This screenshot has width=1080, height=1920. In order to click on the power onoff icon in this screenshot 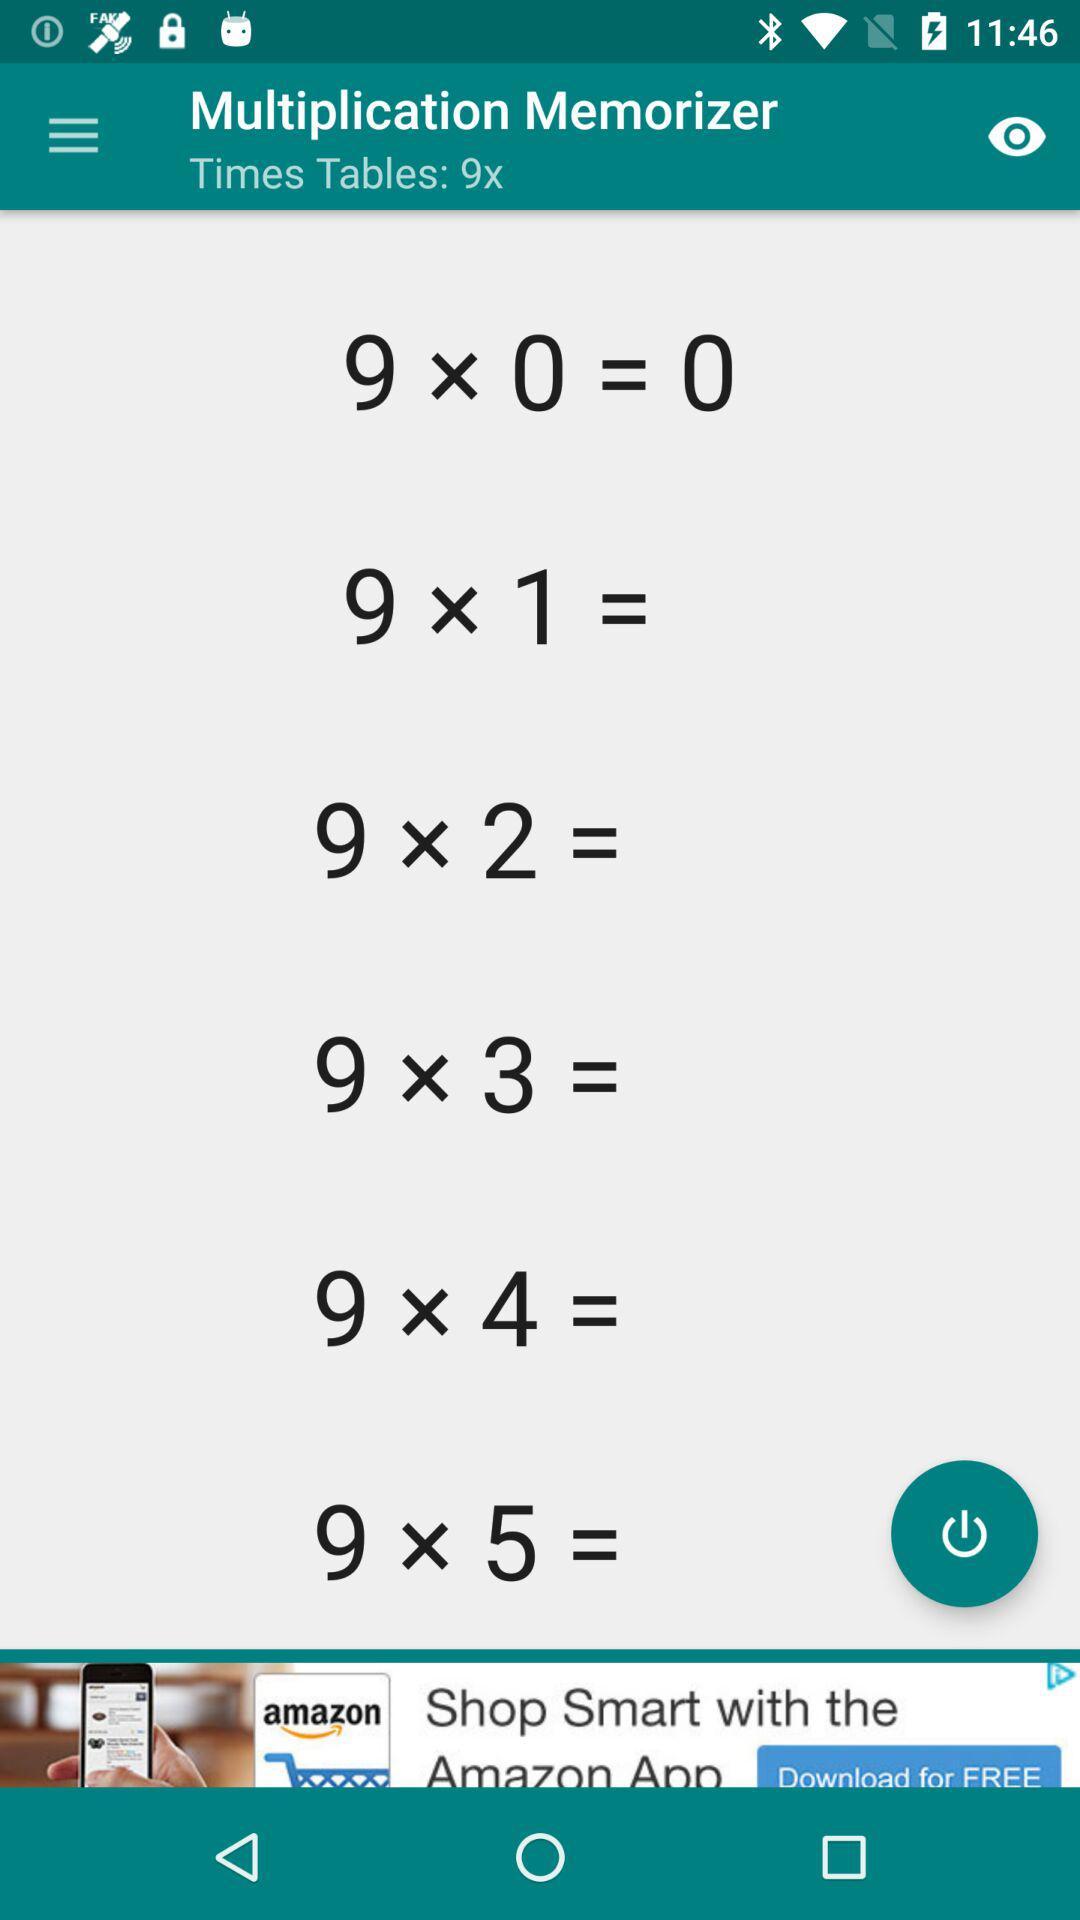, I will do `click(963, 1532)`.